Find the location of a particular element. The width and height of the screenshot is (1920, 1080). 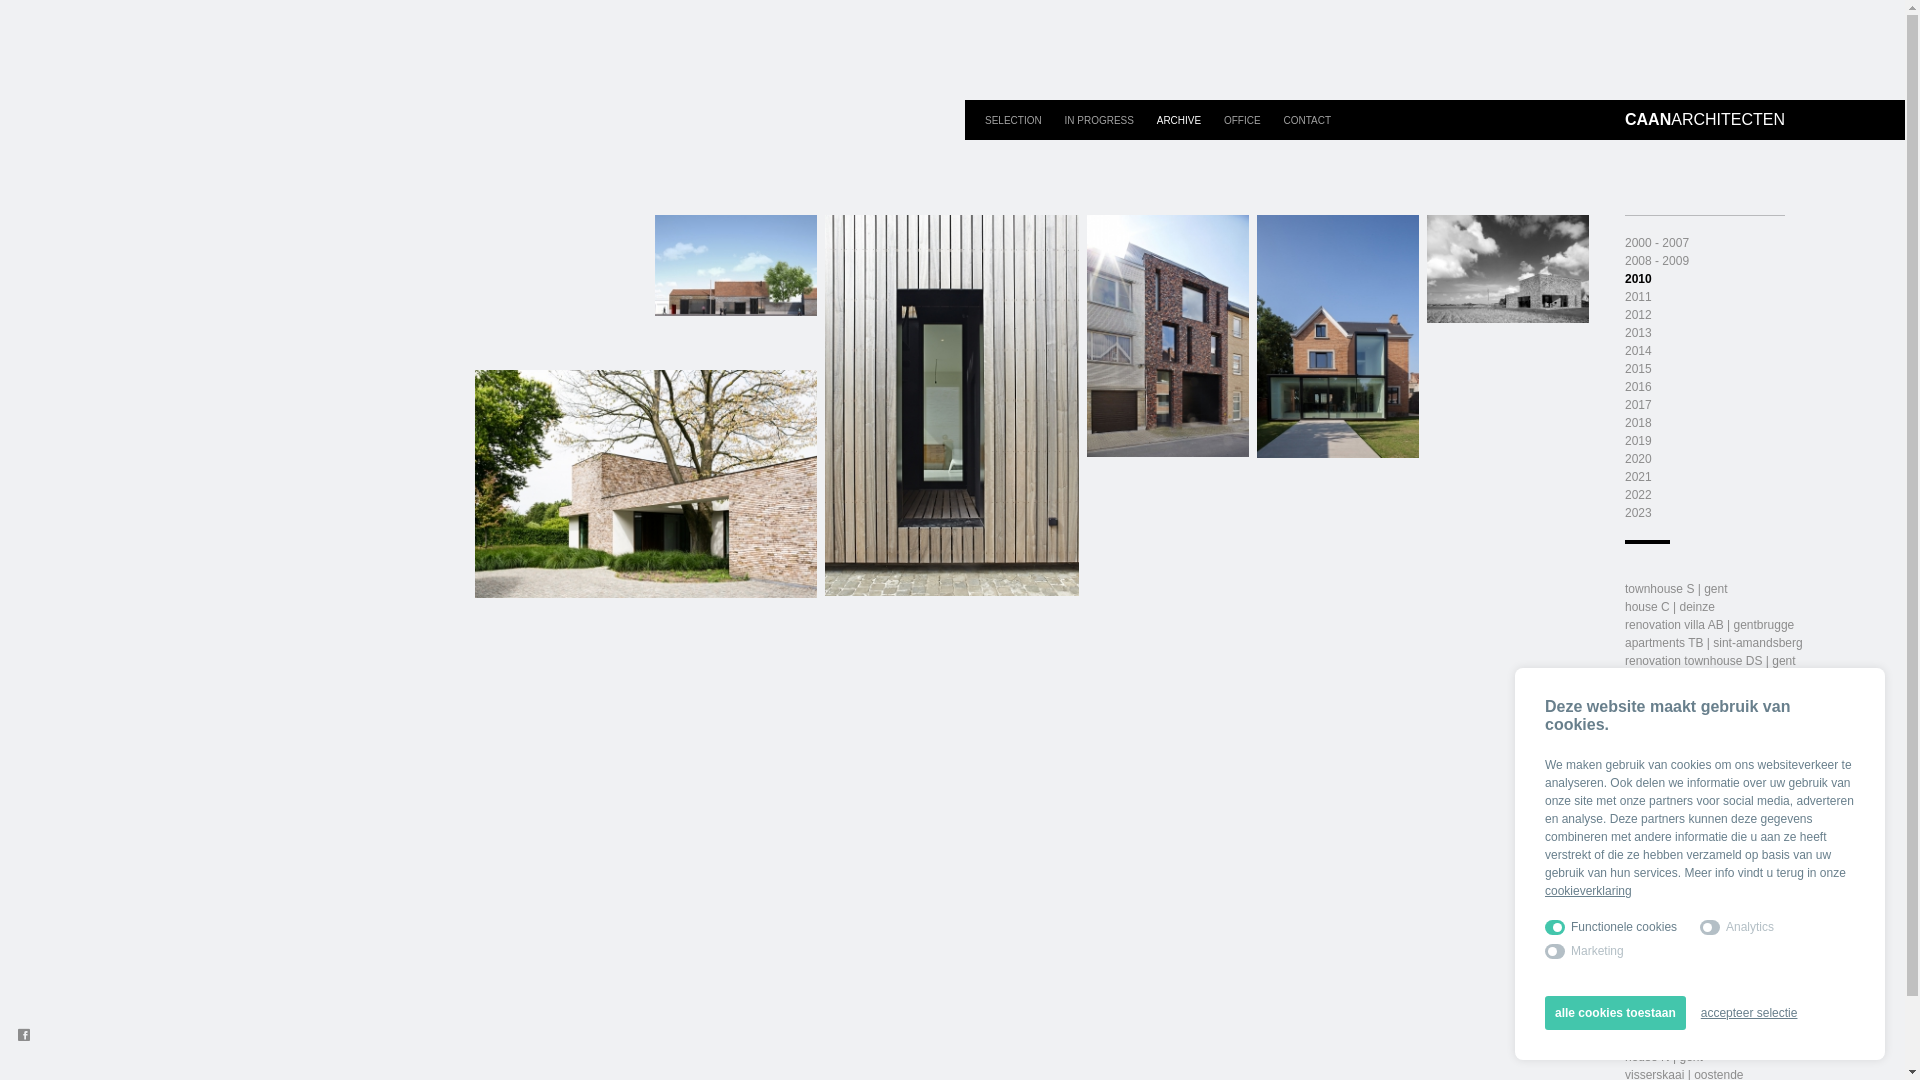

'renovation villa AB | gentbrugge' is located at coordinates (1708, 623).